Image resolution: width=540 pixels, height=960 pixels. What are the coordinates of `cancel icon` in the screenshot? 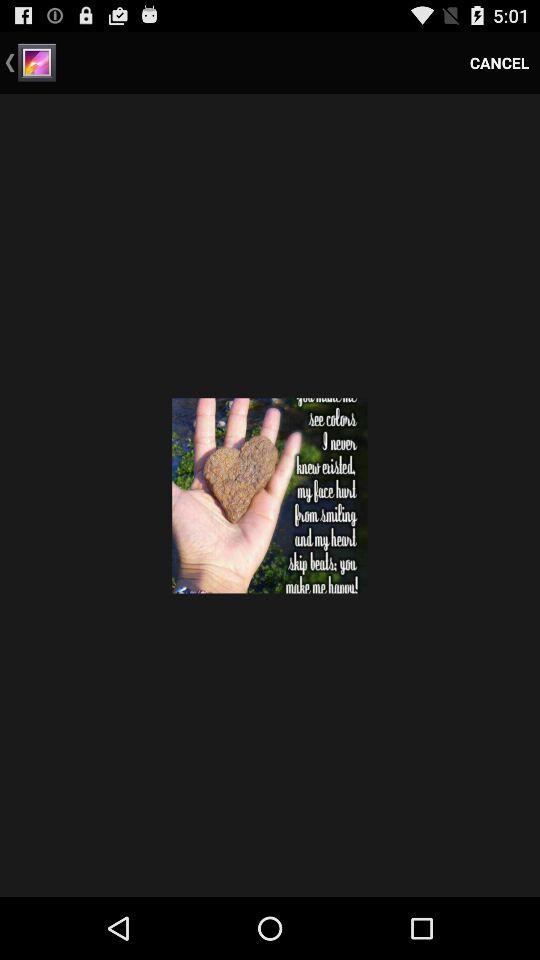 It's located at (498, 62).